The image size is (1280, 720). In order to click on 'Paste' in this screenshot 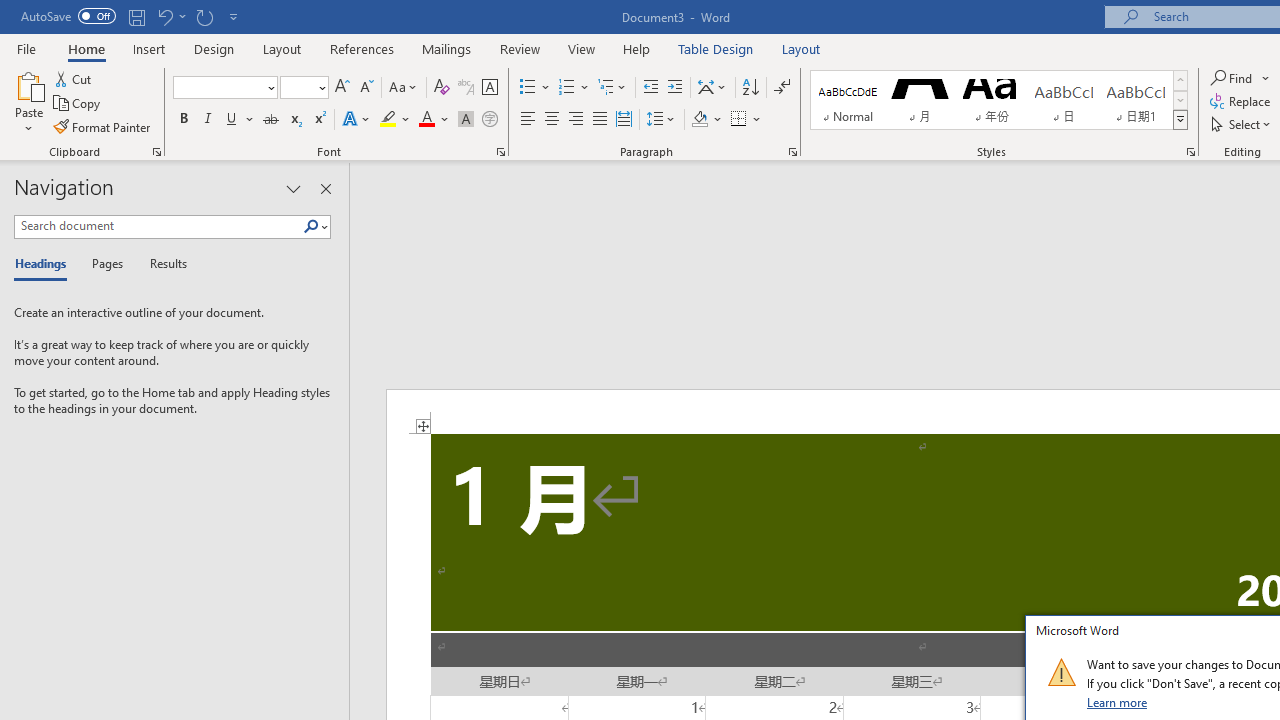, I will do `click(28, 103)`.